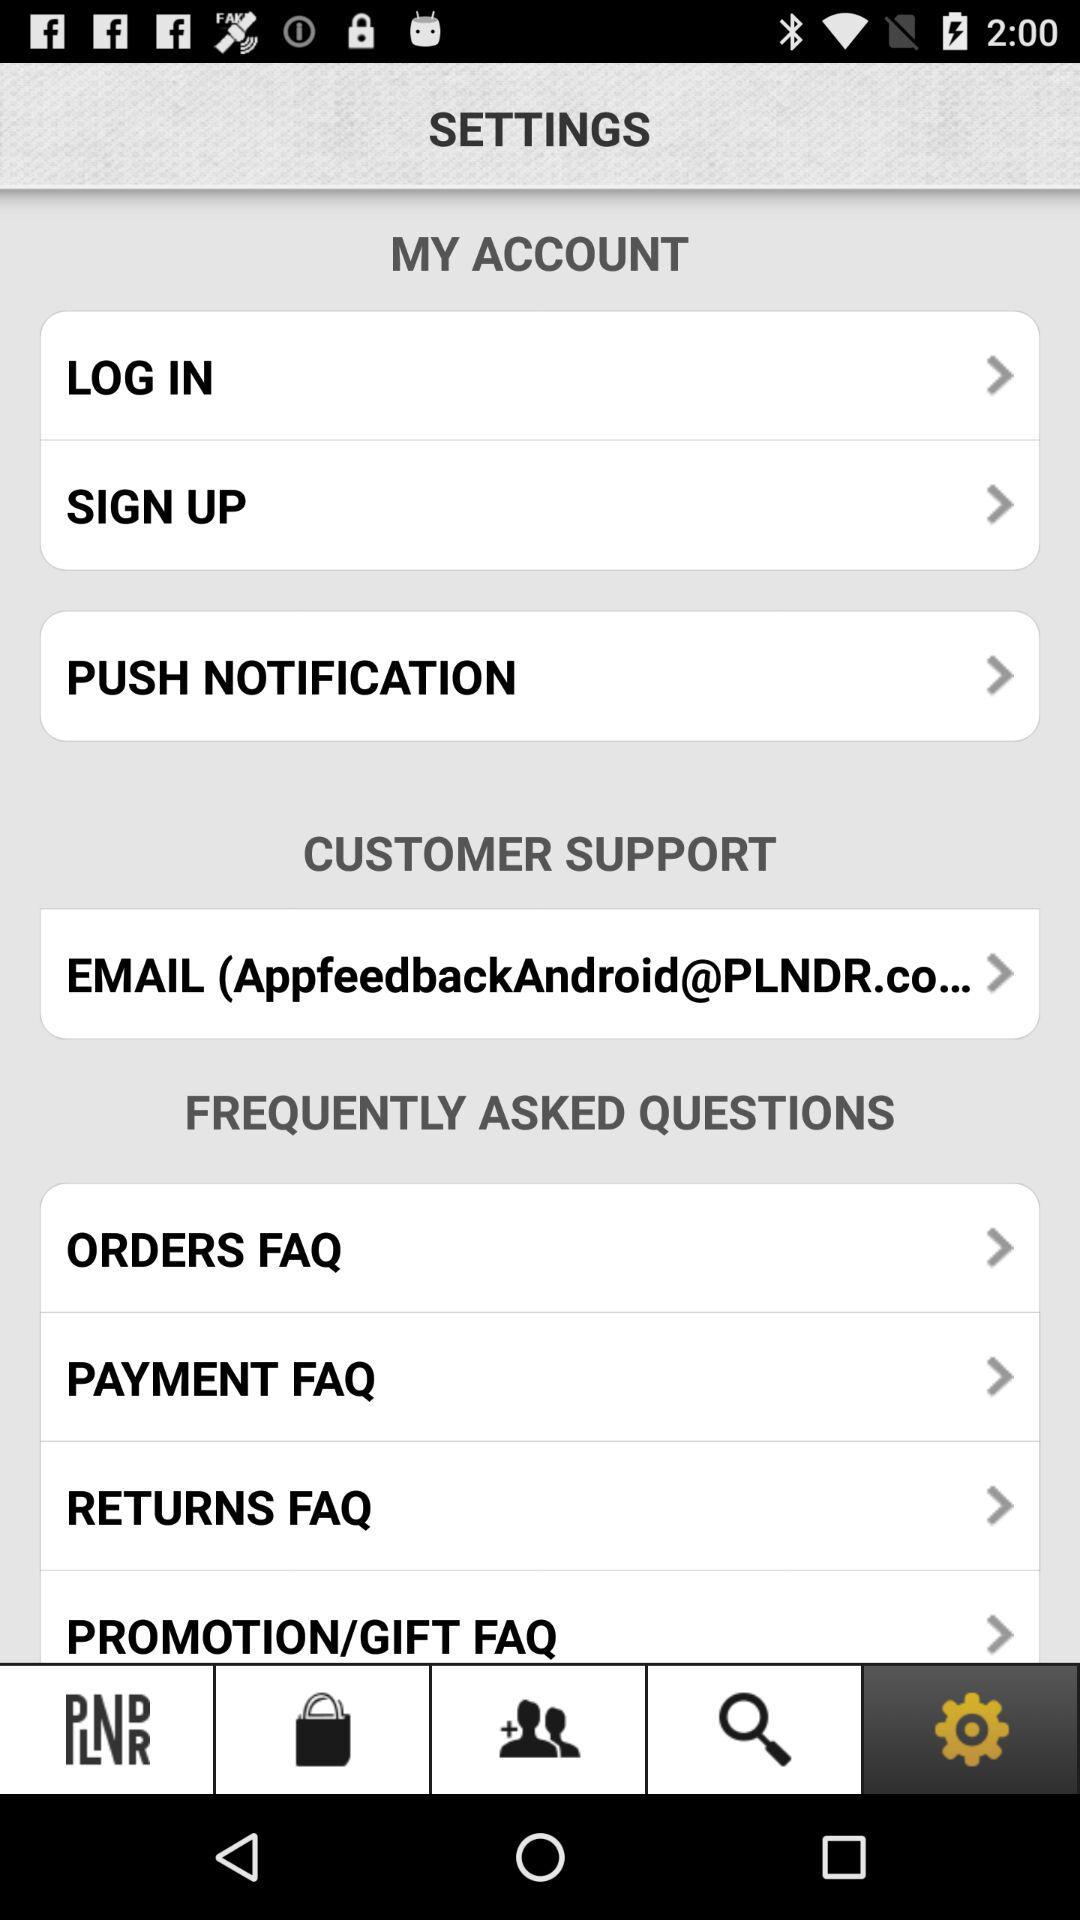 The width and height of the screenshot is (1080, 1920). I want to click on the email appfeedbackandroid plndr item, so click(540, 973).